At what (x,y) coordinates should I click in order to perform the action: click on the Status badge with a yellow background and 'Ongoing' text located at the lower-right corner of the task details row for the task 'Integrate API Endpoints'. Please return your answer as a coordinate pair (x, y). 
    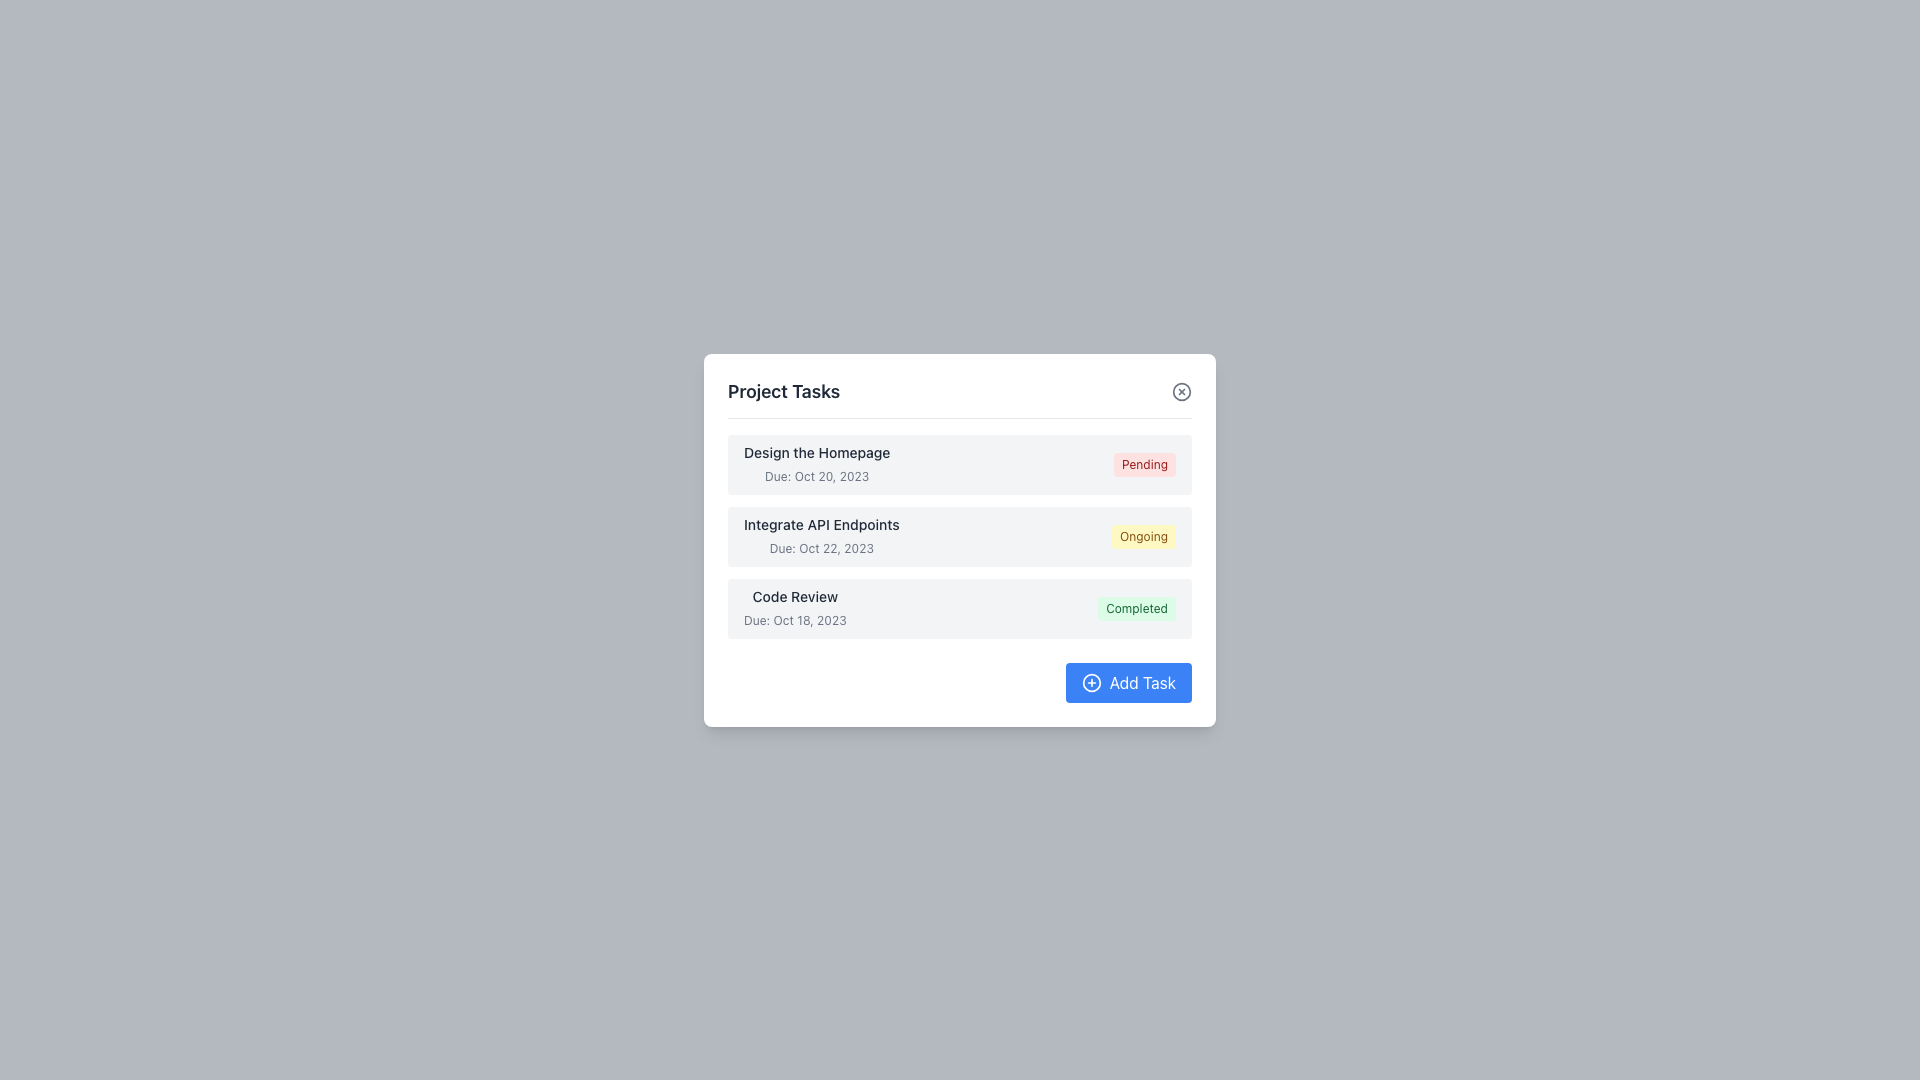
    Looking at the image, I should click on (1143, 535).